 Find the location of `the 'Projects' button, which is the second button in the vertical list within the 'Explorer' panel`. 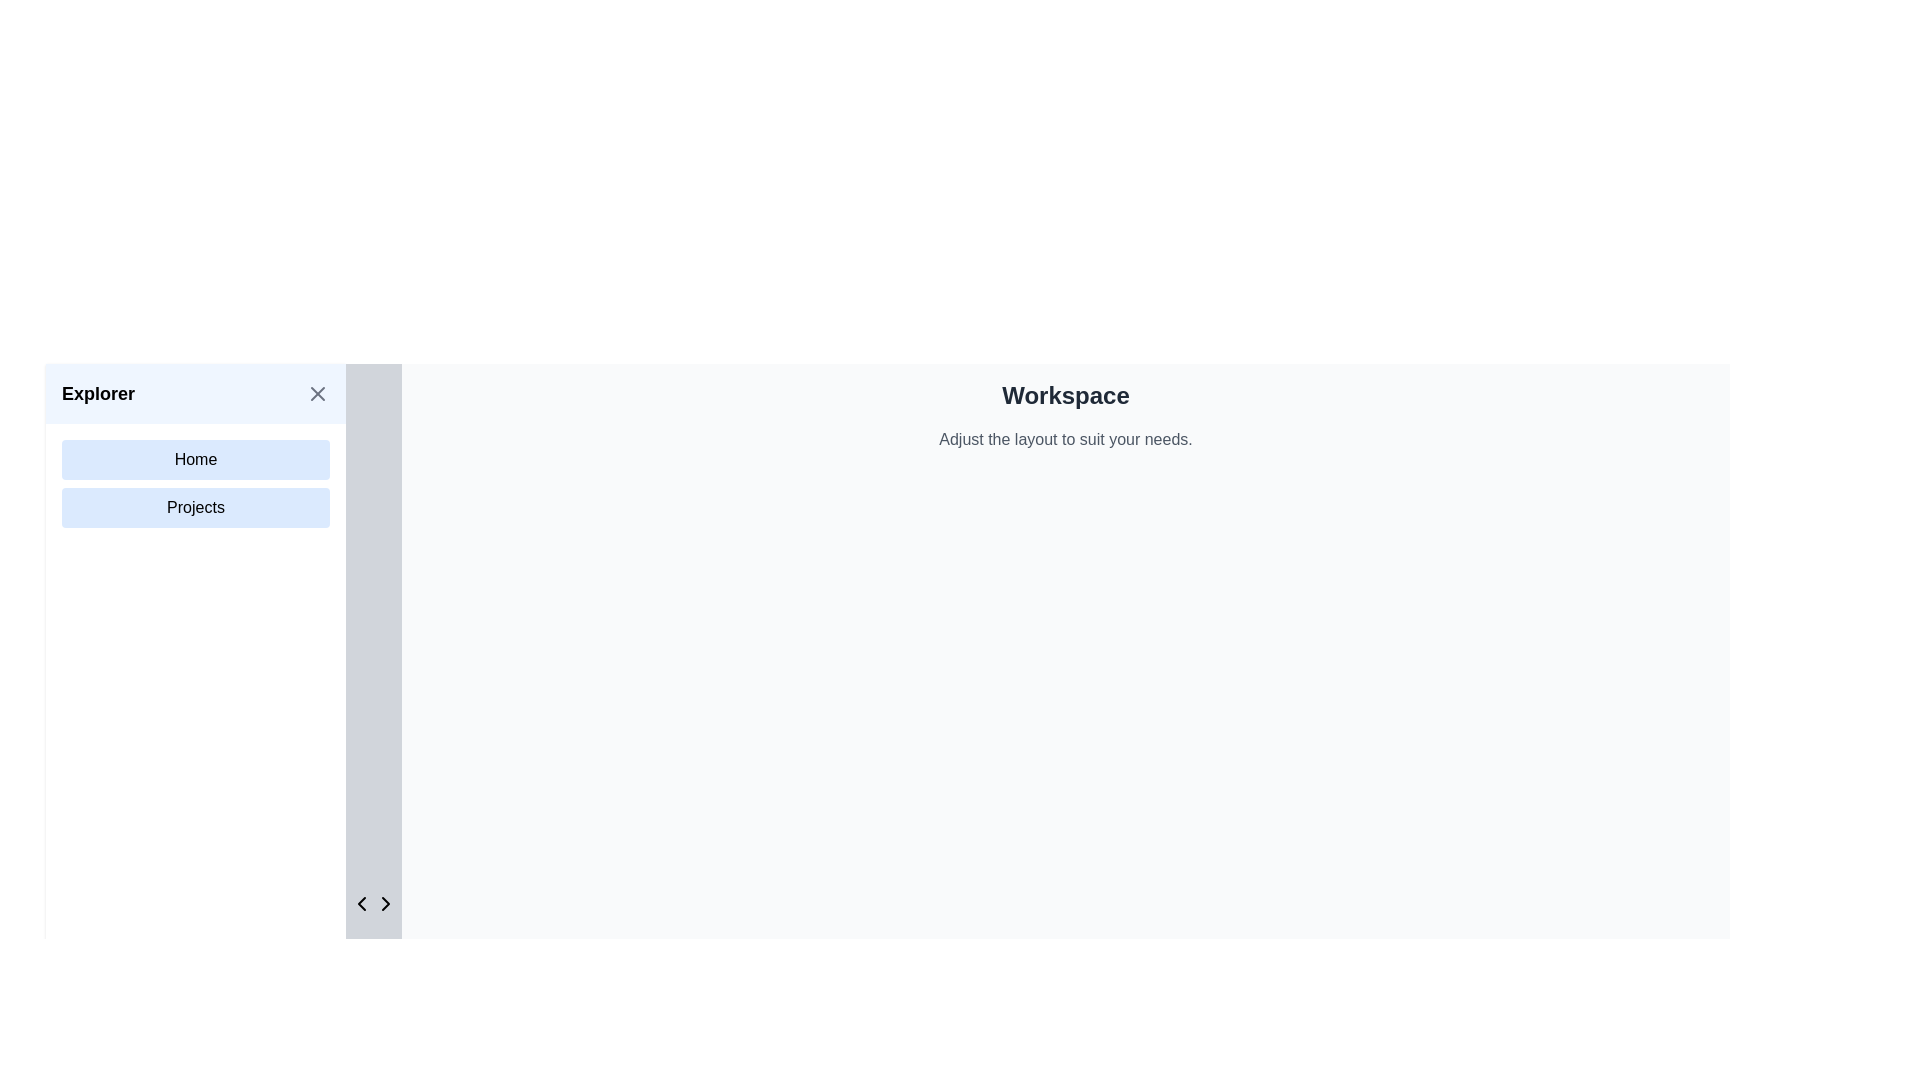

the 'Projects' button, which is the second button in the vertical list within the 'Explorer' panel is located at coordinates (196, 507).